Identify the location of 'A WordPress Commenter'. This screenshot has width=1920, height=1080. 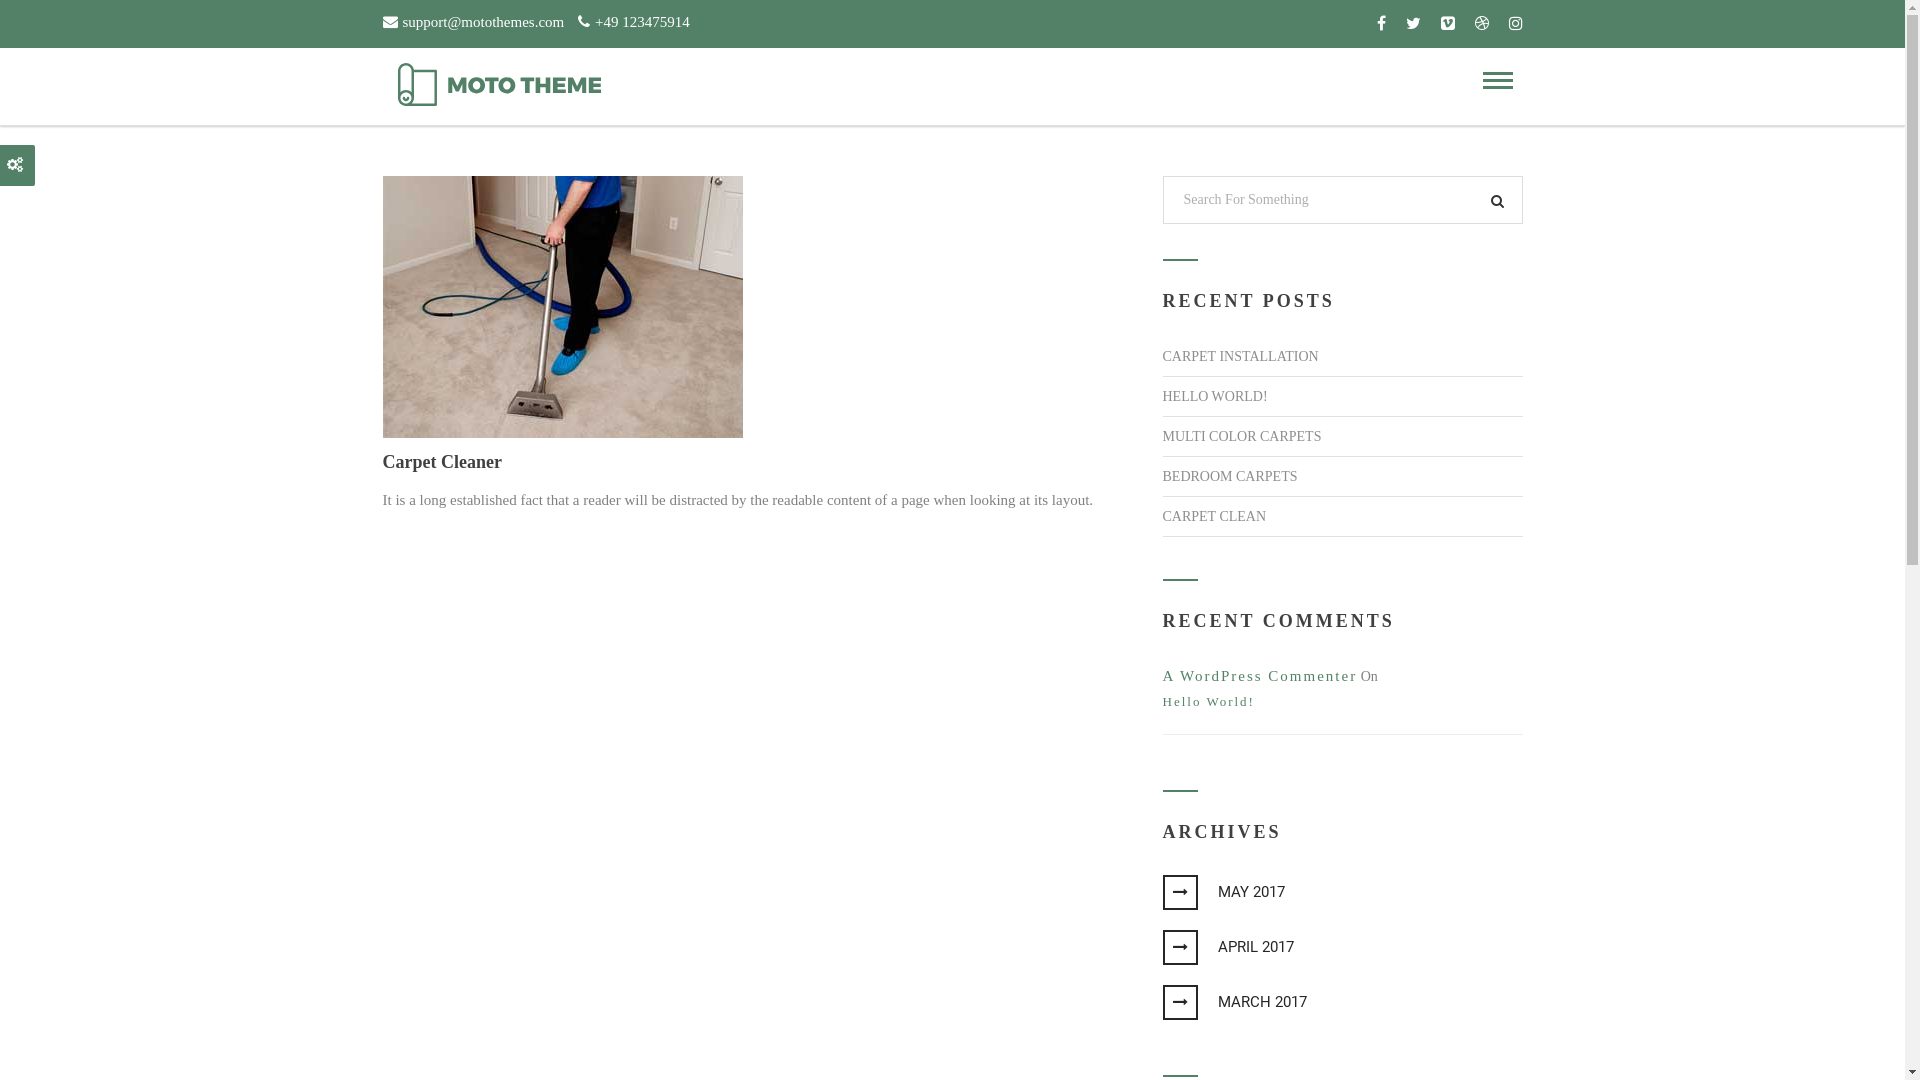
(1258, 675).